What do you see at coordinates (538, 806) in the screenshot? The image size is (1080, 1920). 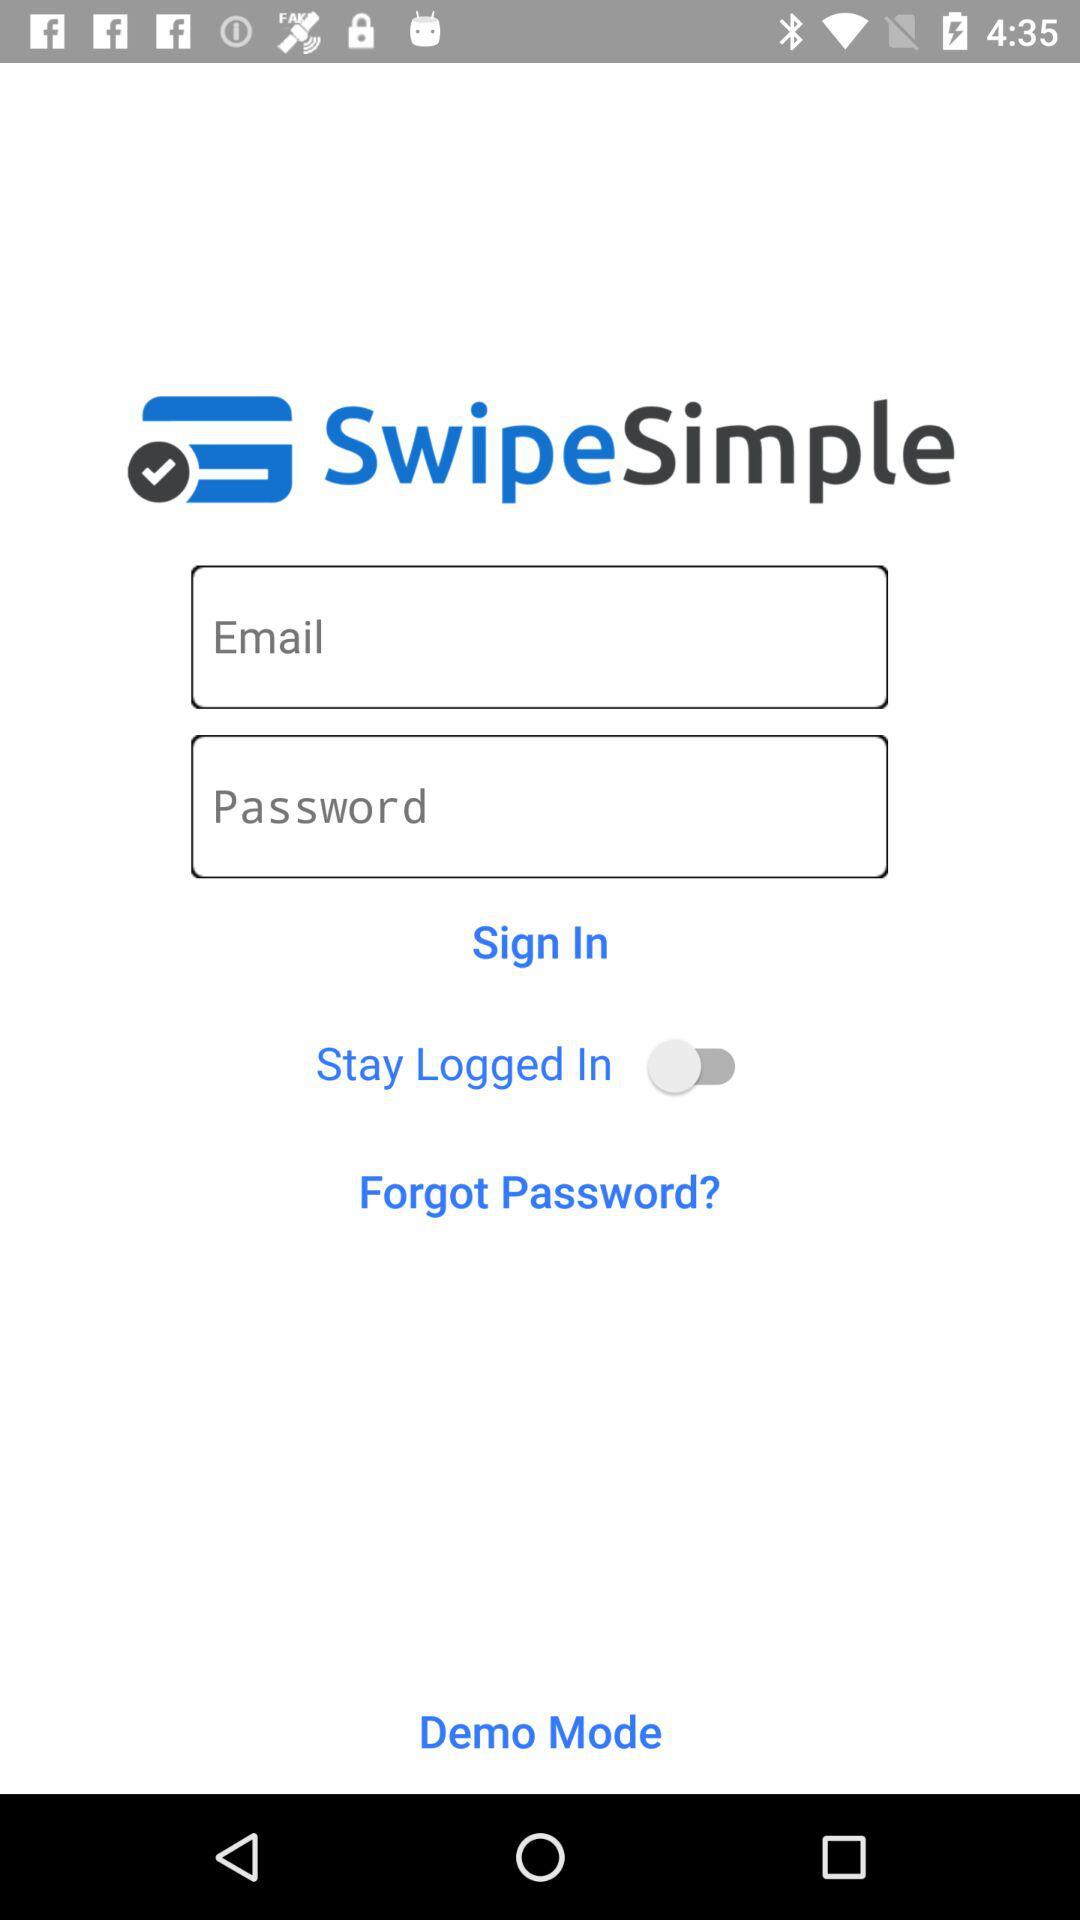 I see `item above sign in` at bounding box center [538, 806].